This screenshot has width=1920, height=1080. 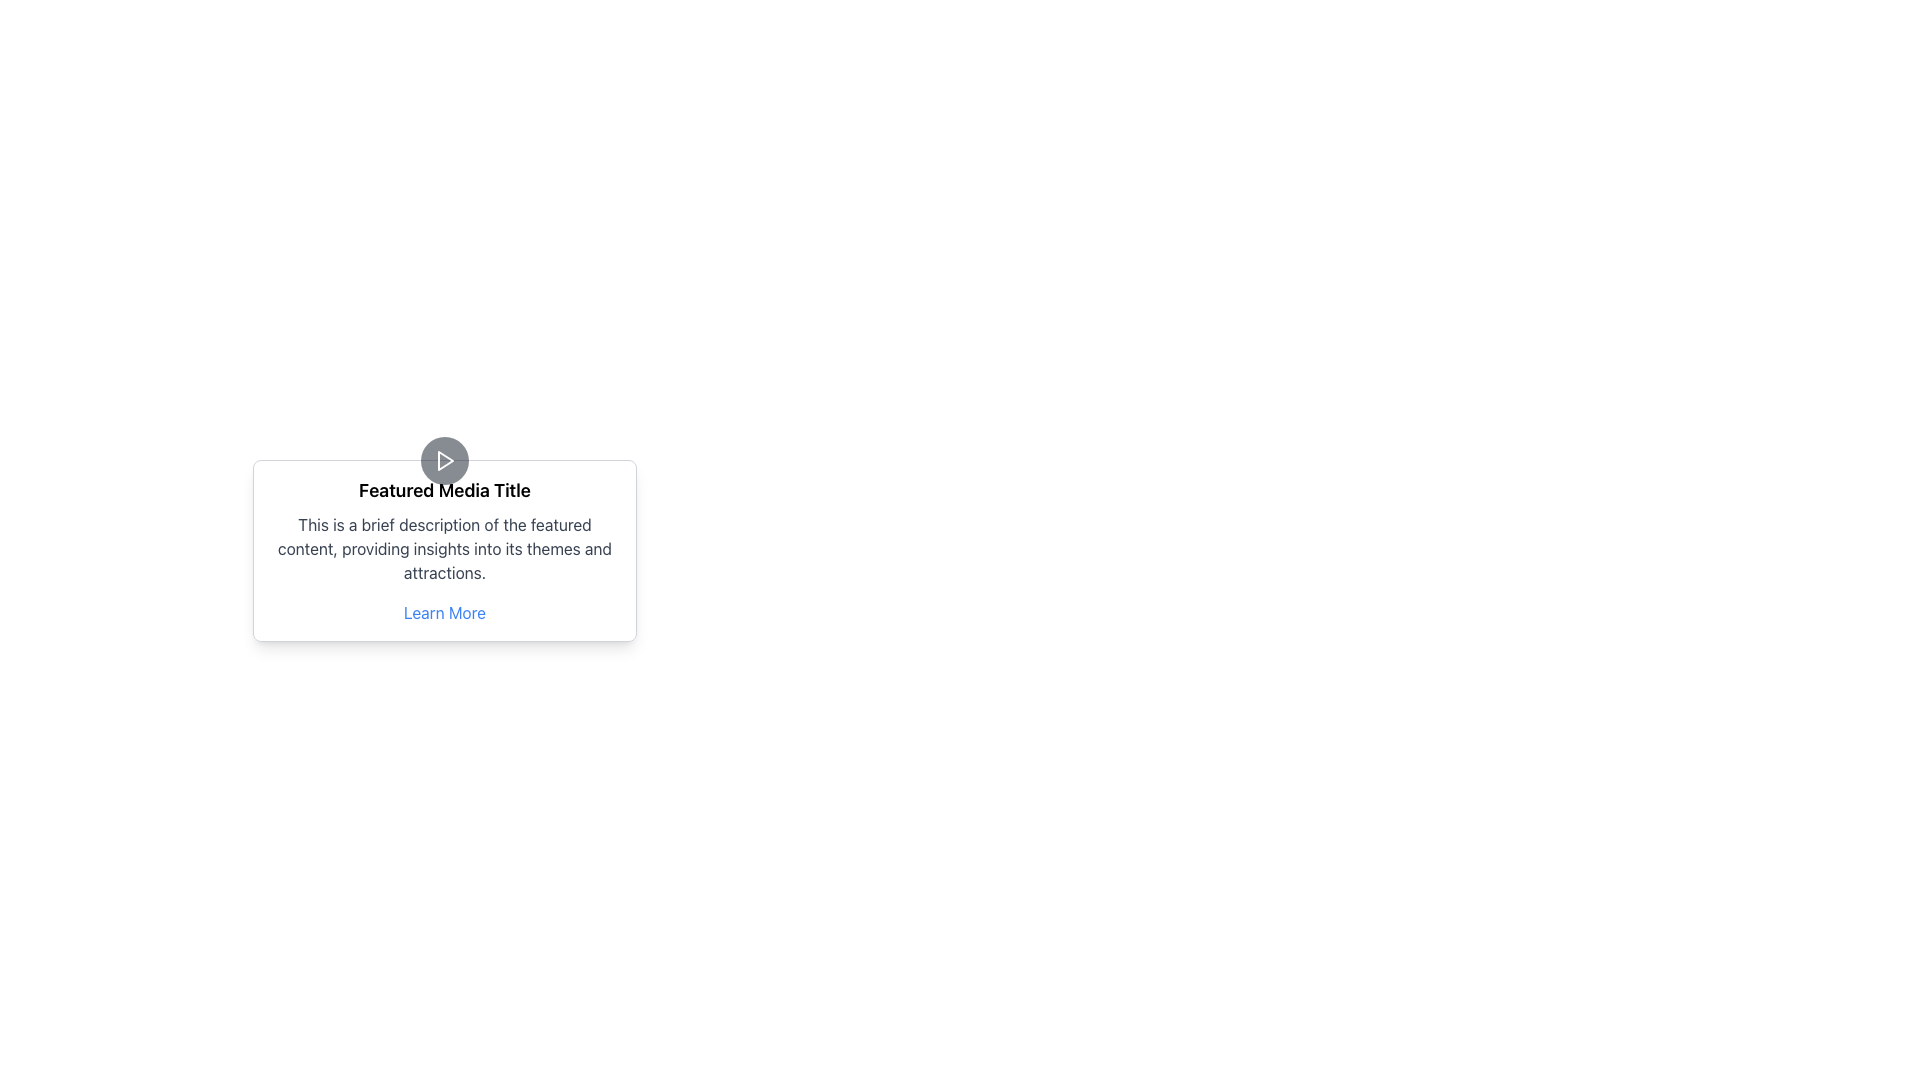 What do you see at coordinates (444, 461) in the screenshot?
I see `the SVG play button icon with a black outline, located at the center of a circular button on the card labeled 'Featured Media Title'` at bounding box center [444, 461].